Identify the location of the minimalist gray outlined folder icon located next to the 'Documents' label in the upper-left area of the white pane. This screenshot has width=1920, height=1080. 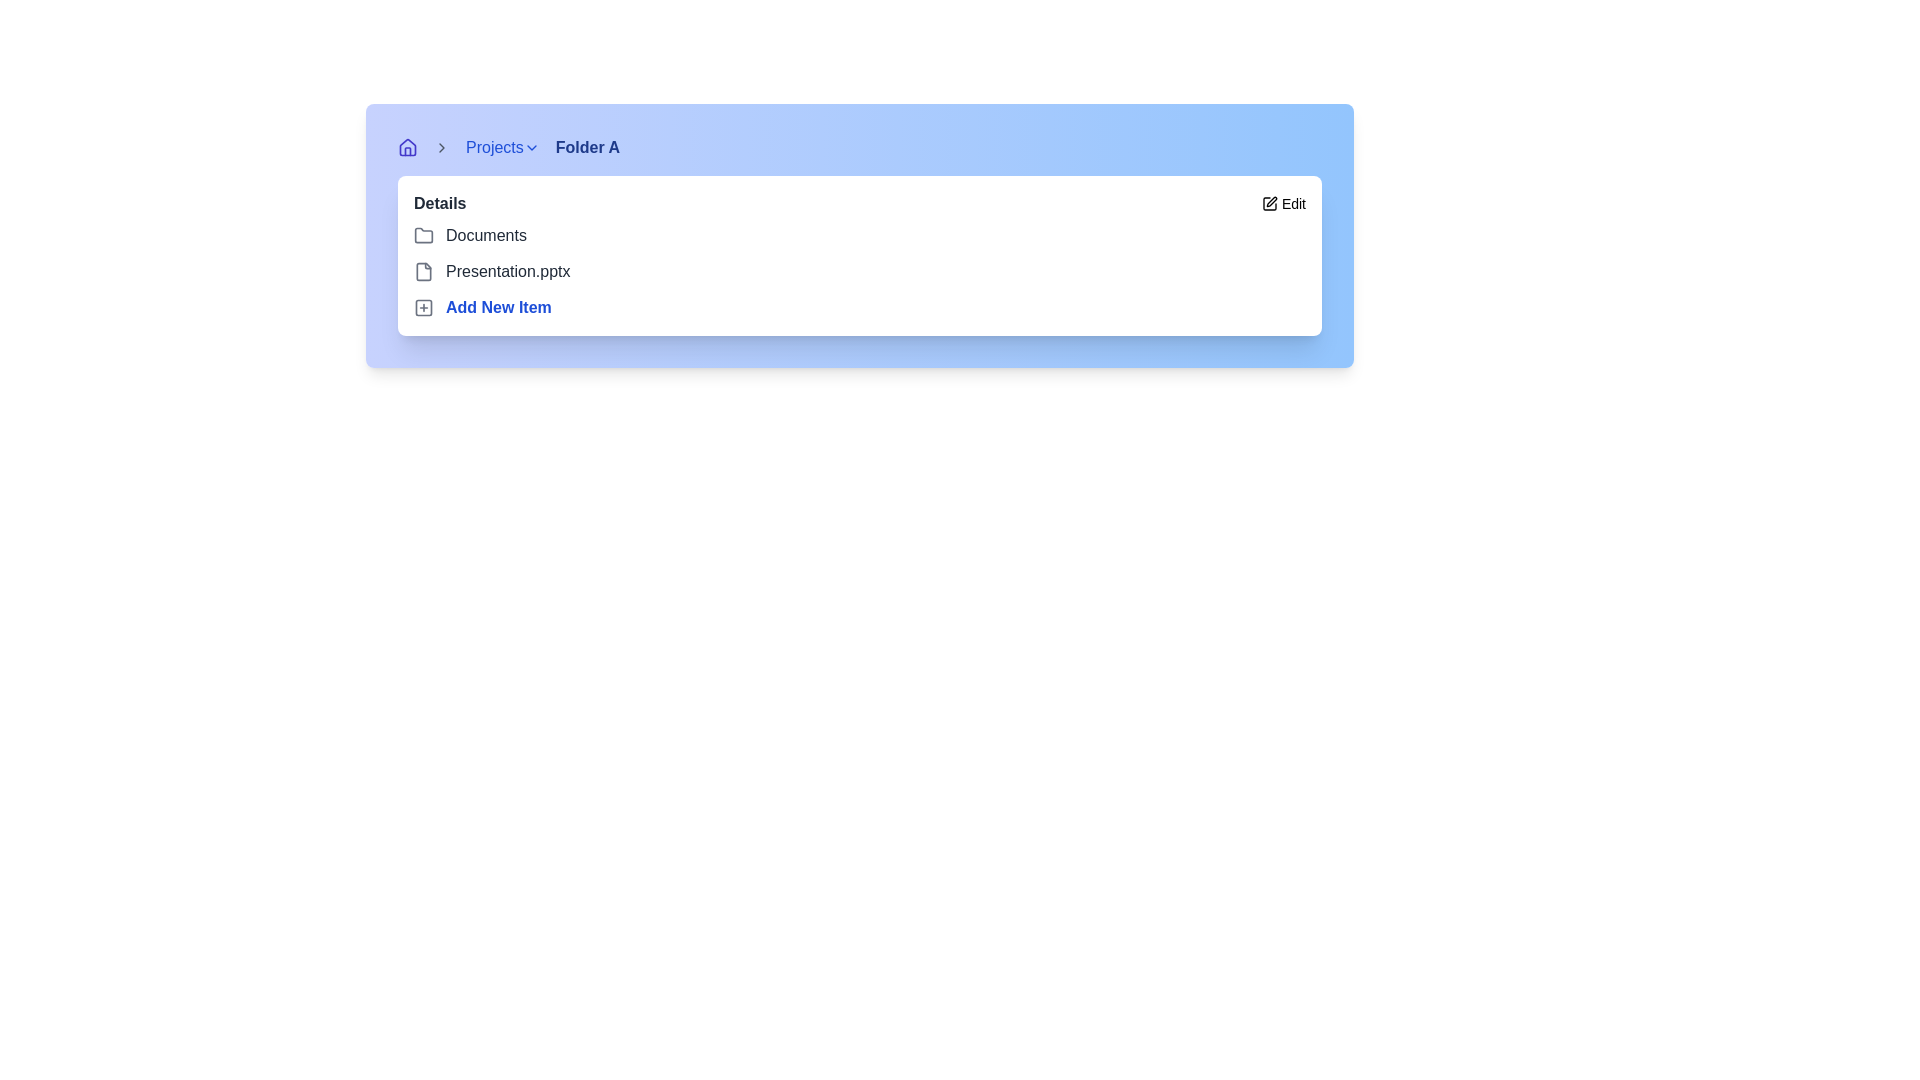
(422, 234).